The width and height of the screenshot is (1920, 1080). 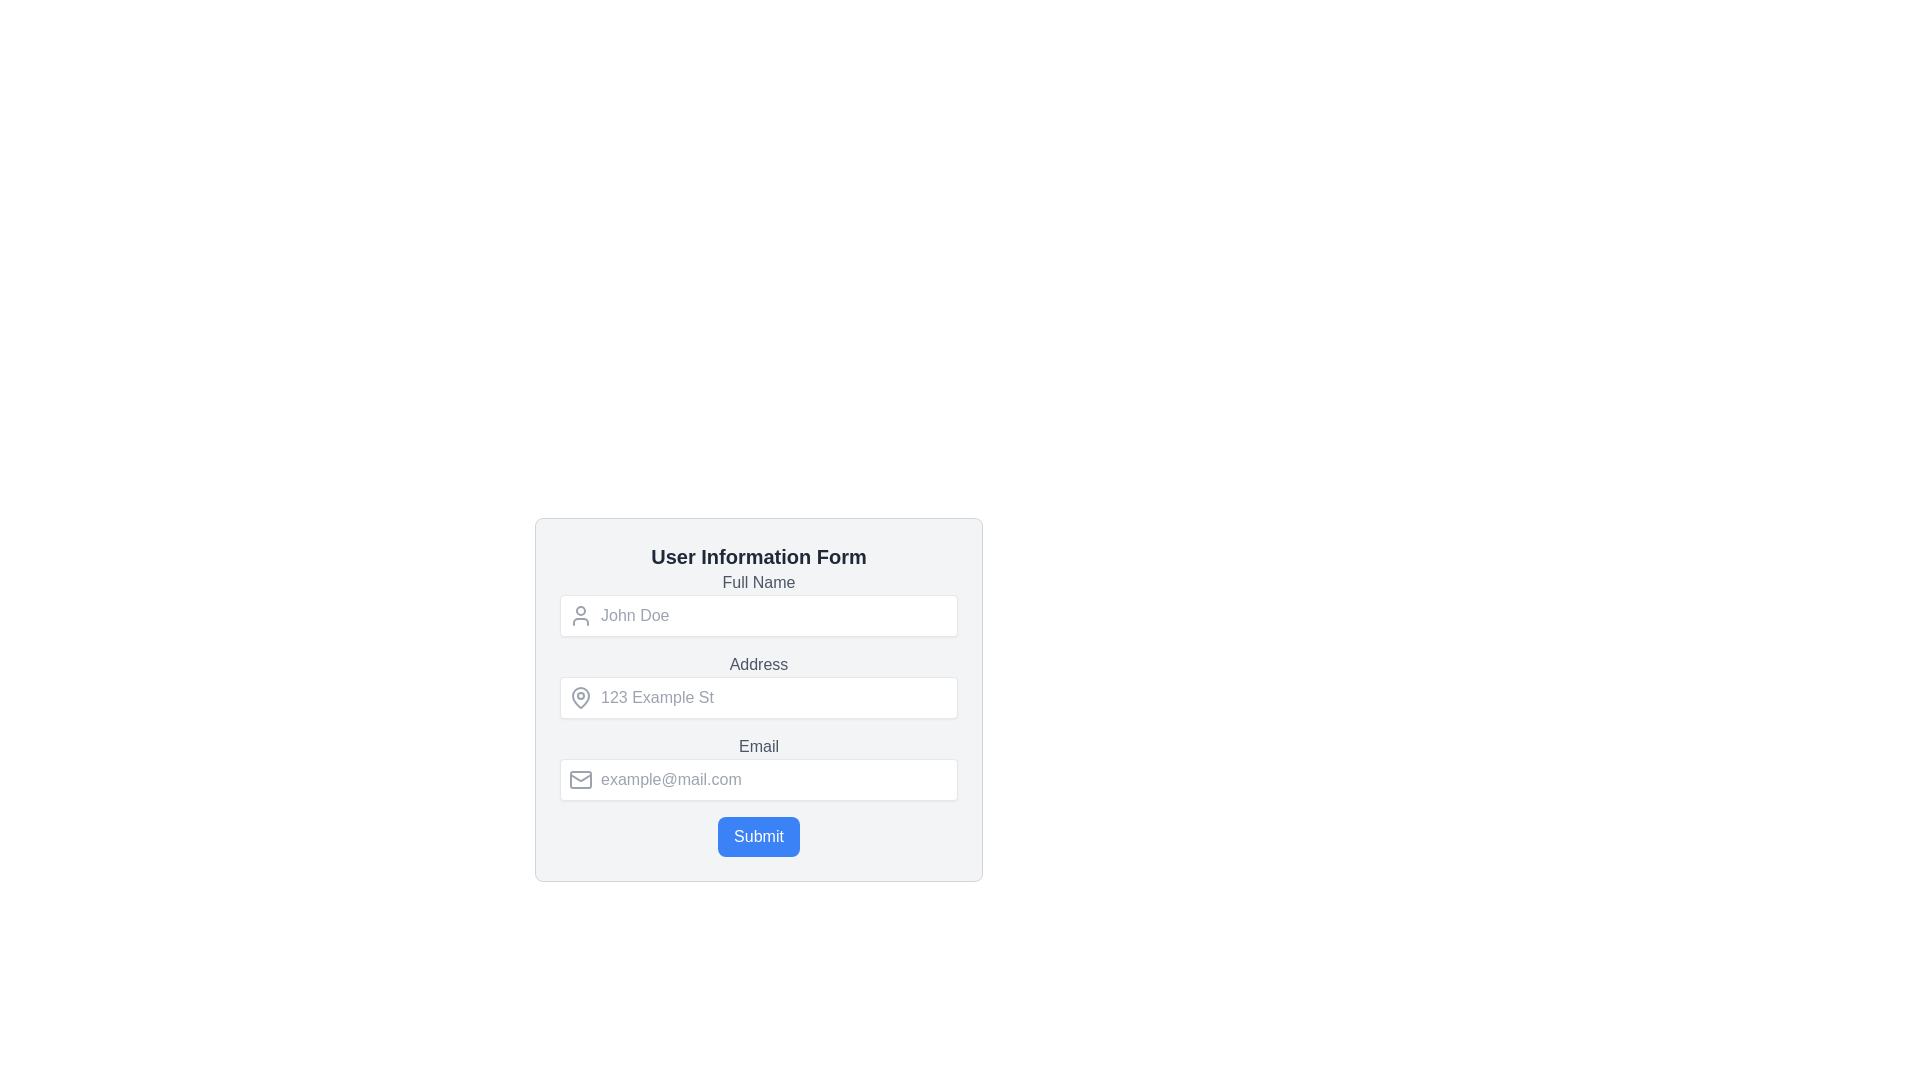 What do you see at coordinates (757, 556) in the screenshot?
I see `the static text label or heading that serves as the title of the user input form, positioned at the topmost part of the form above fields like 'Full Name', 'Address', and 'Email'` at bounding box center [757, 556].